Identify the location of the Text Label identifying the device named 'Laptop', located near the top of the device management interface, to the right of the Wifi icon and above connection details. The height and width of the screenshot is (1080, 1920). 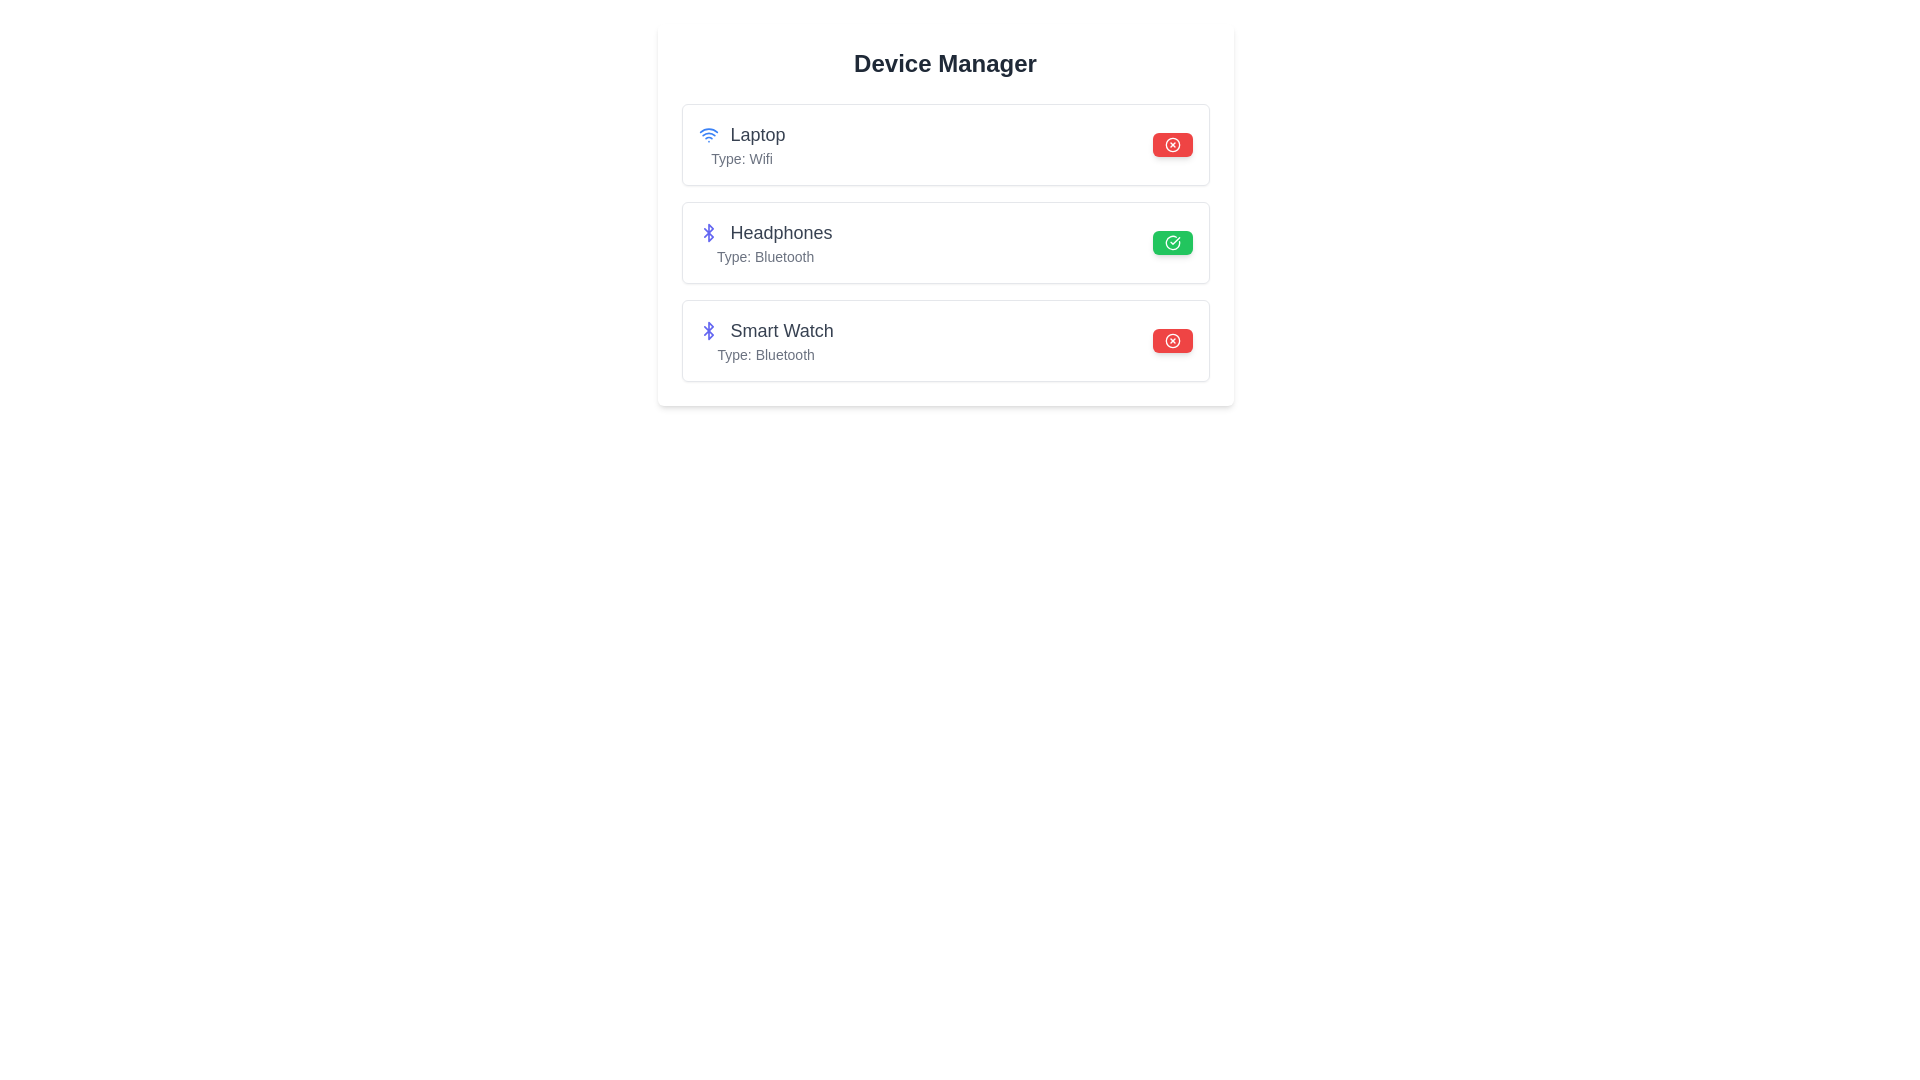
(741, 135).